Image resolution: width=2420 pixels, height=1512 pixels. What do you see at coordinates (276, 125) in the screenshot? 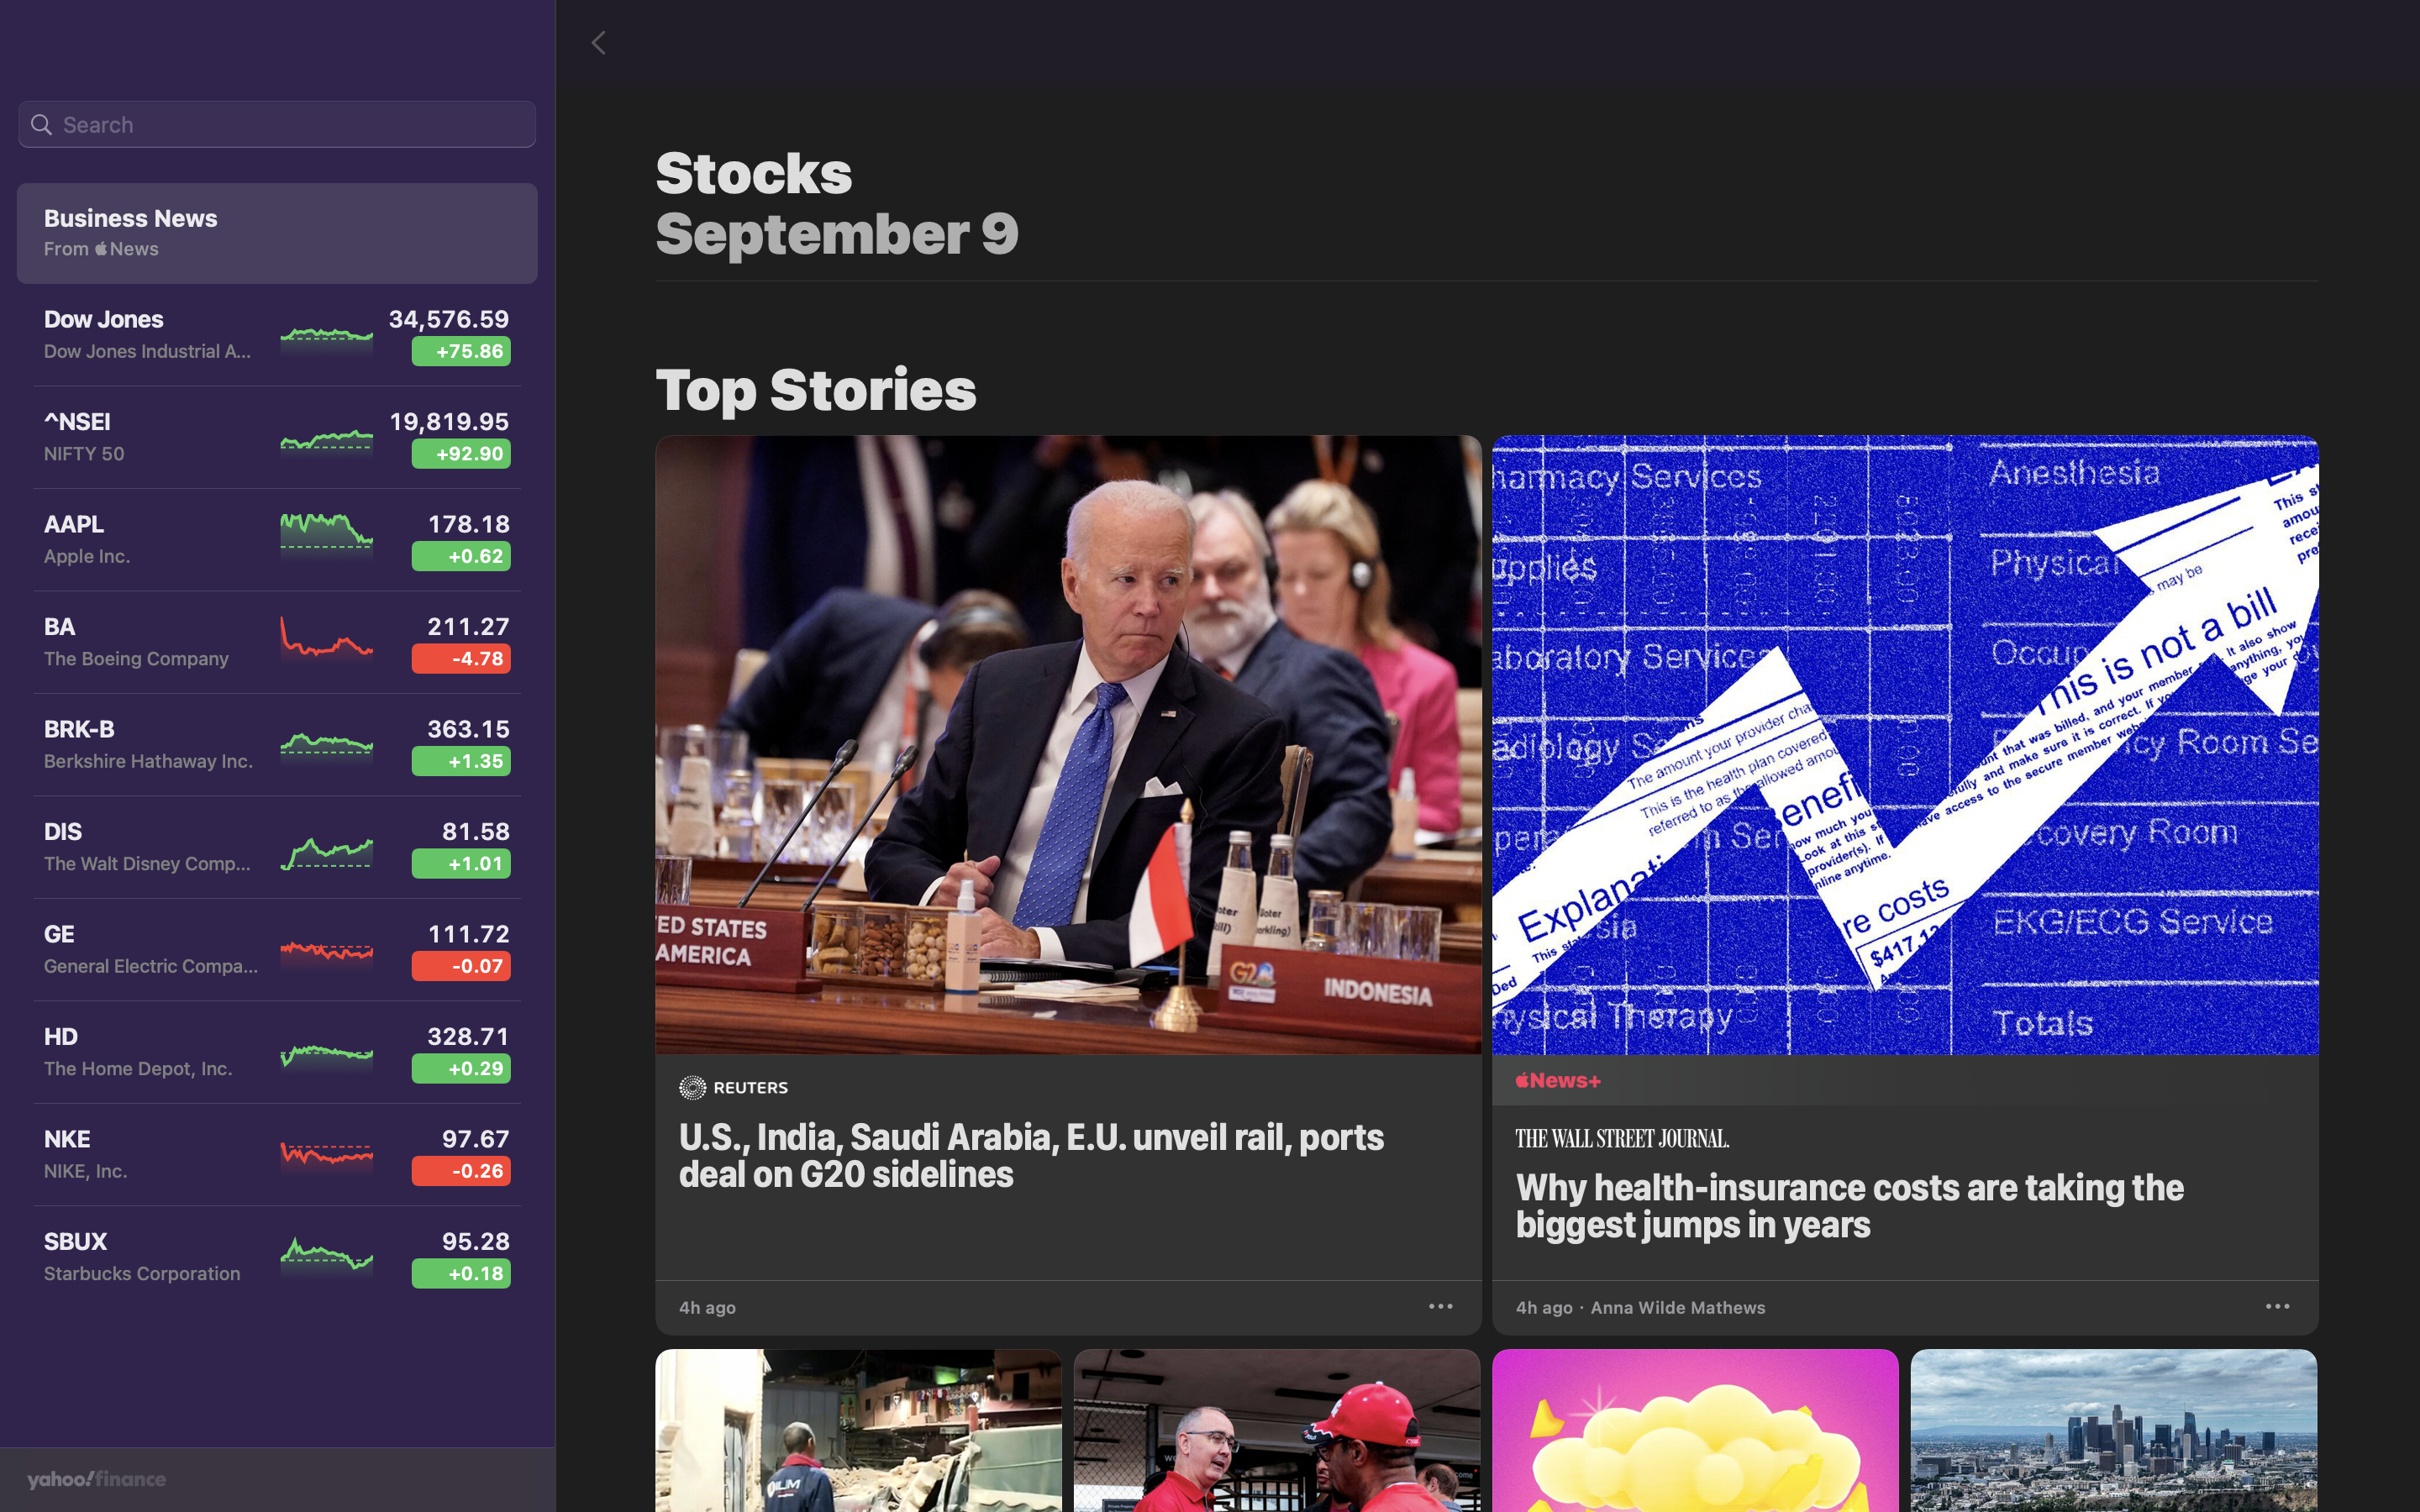
I see `Locate the "Adobe" share in the upper left search bar` at bounding box center [276, 125].